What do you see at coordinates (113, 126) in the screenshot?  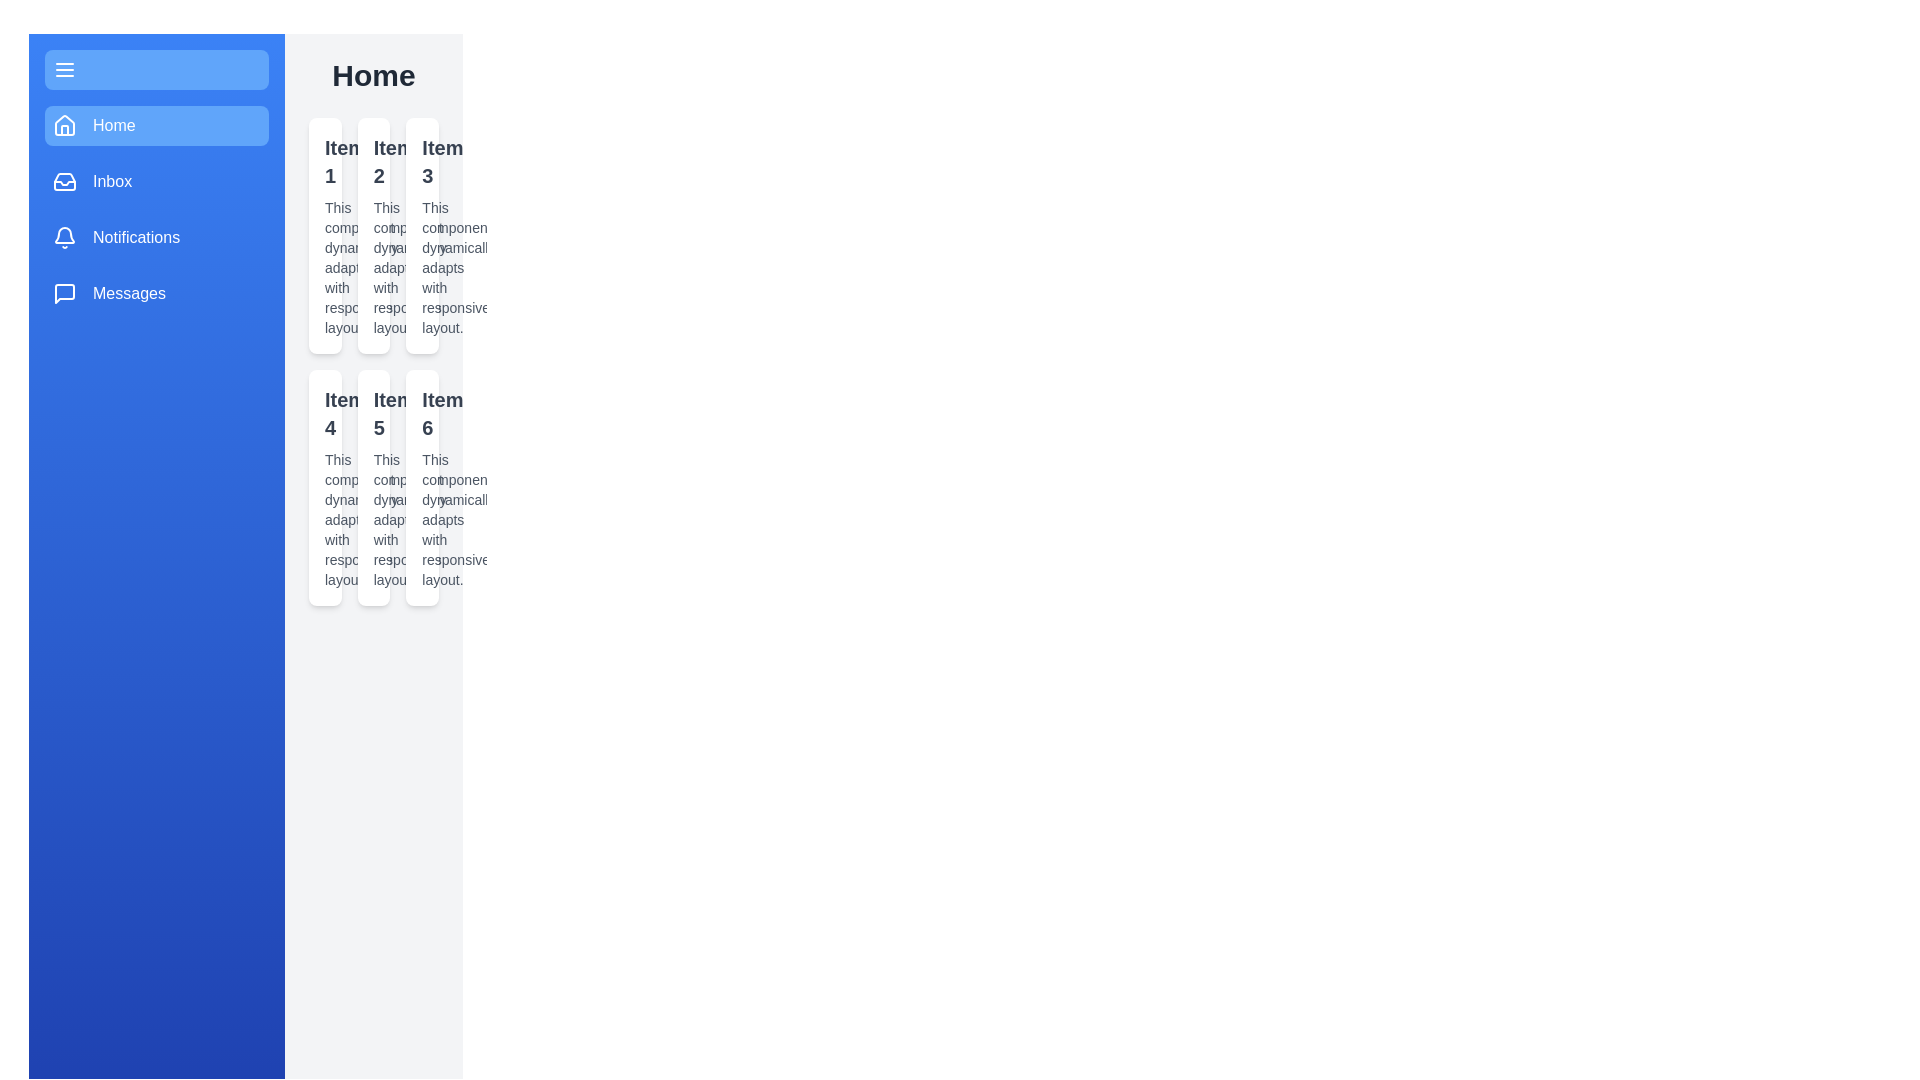 I see `text label displaying 'Home' in white, which is located in the blue rounded rectangular area within the sidebar navigation menu` at bounding box center [113, 126].